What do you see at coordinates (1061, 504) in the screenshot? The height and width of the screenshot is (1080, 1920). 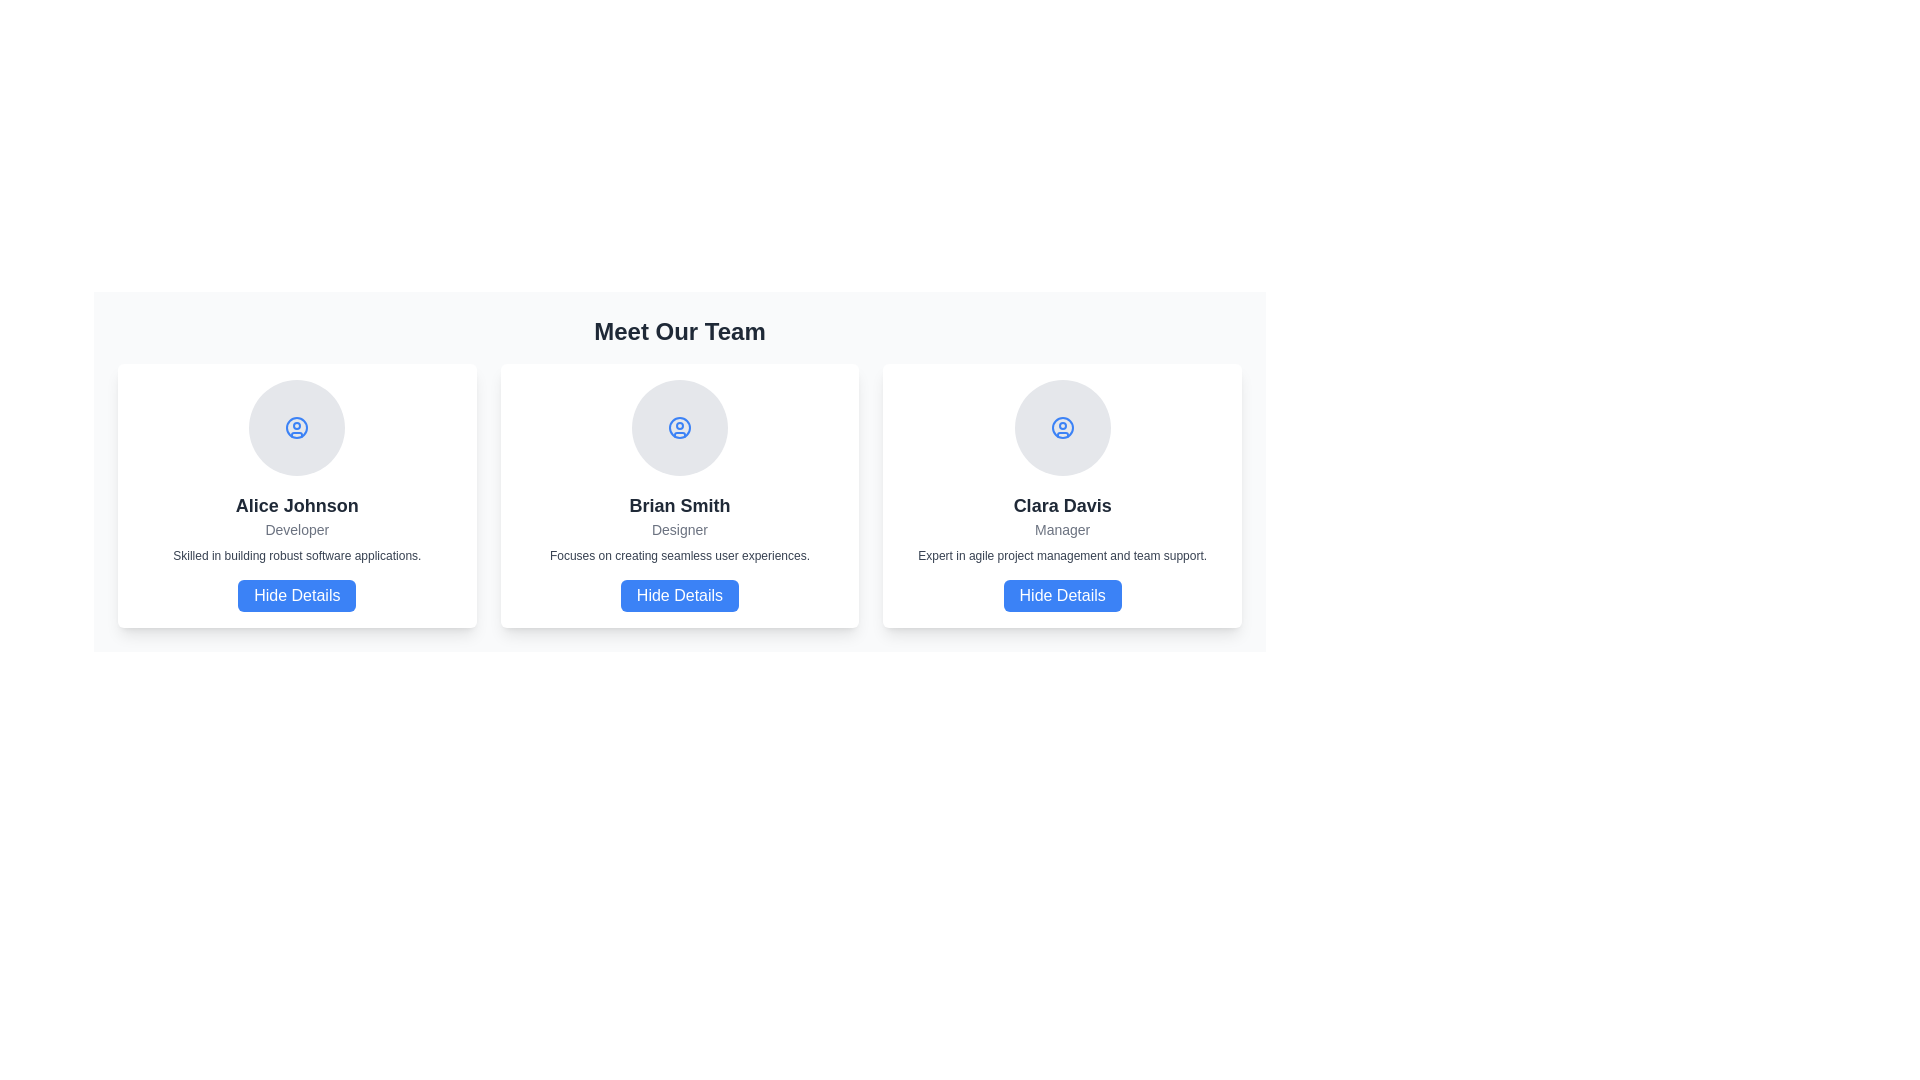 I see `the text label that identifies the individual associated with the third card in the team member section, positioned beneath the avatar icon and above the text 'Manager'` at bounding box center [1061, 504].